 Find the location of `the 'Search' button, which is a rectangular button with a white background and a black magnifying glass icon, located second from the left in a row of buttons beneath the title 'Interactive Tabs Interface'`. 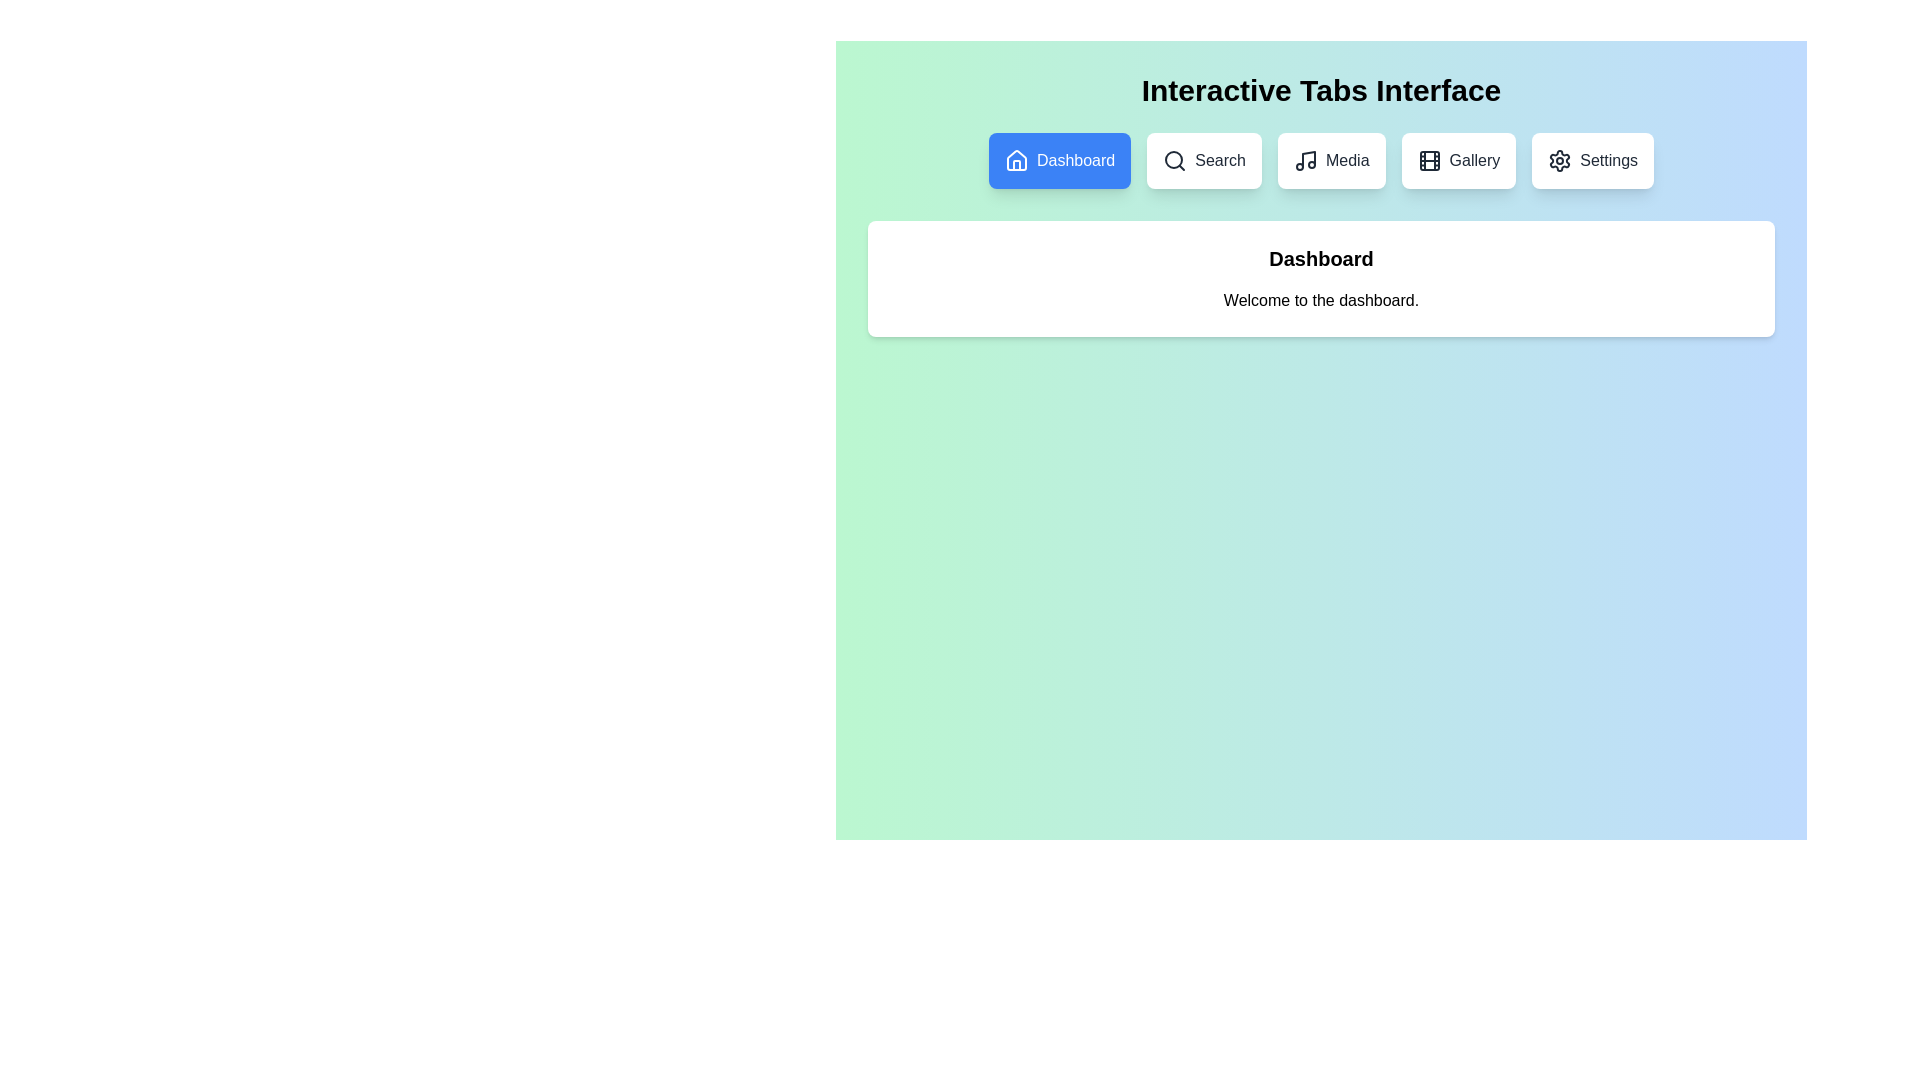

the 'Search' button, which is a rectangular button with a white background and a black magnifying glass icon, located second from the left in a row of buttons beneath the title 'Interactive Tabs Interface' is located at coordinates (1203, 160).